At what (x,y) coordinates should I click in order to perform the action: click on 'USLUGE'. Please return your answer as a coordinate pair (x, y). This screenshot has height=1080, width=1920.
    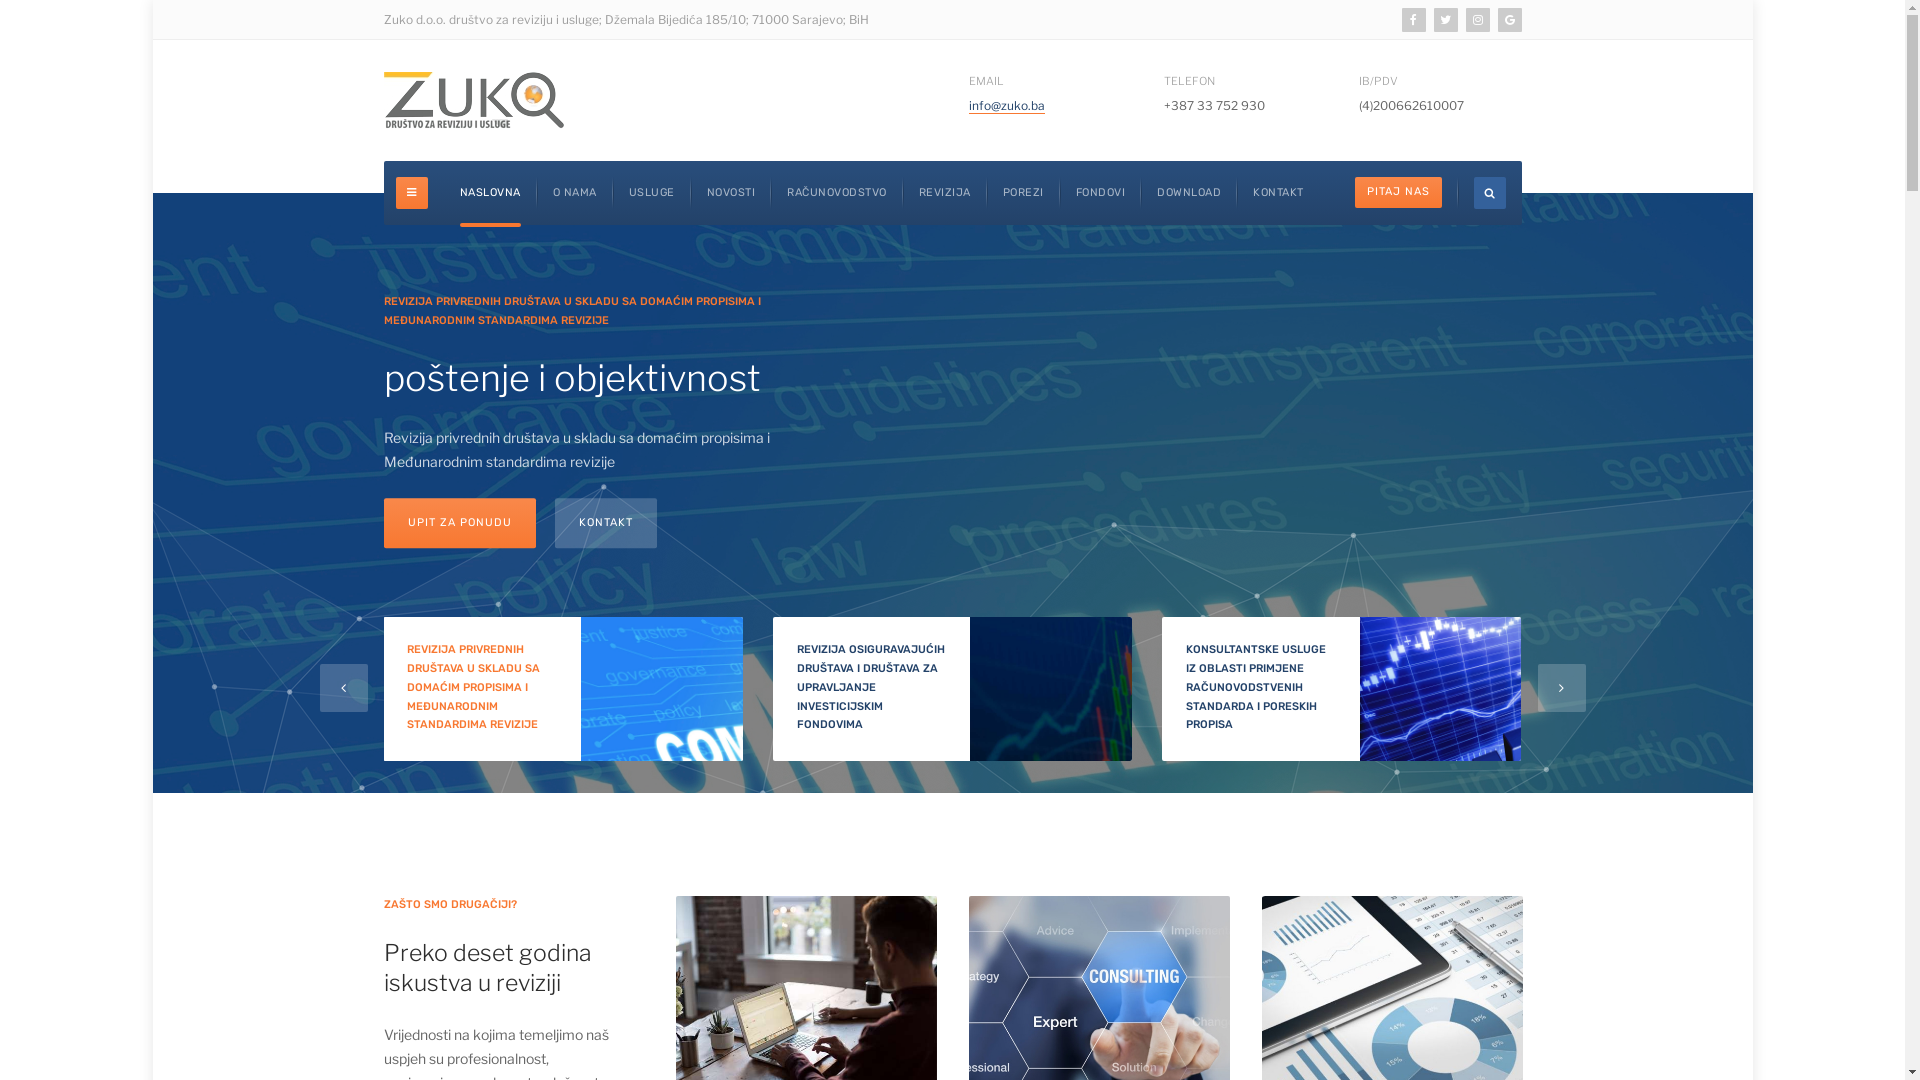
    Looking at the image, I should click on (627, 192).